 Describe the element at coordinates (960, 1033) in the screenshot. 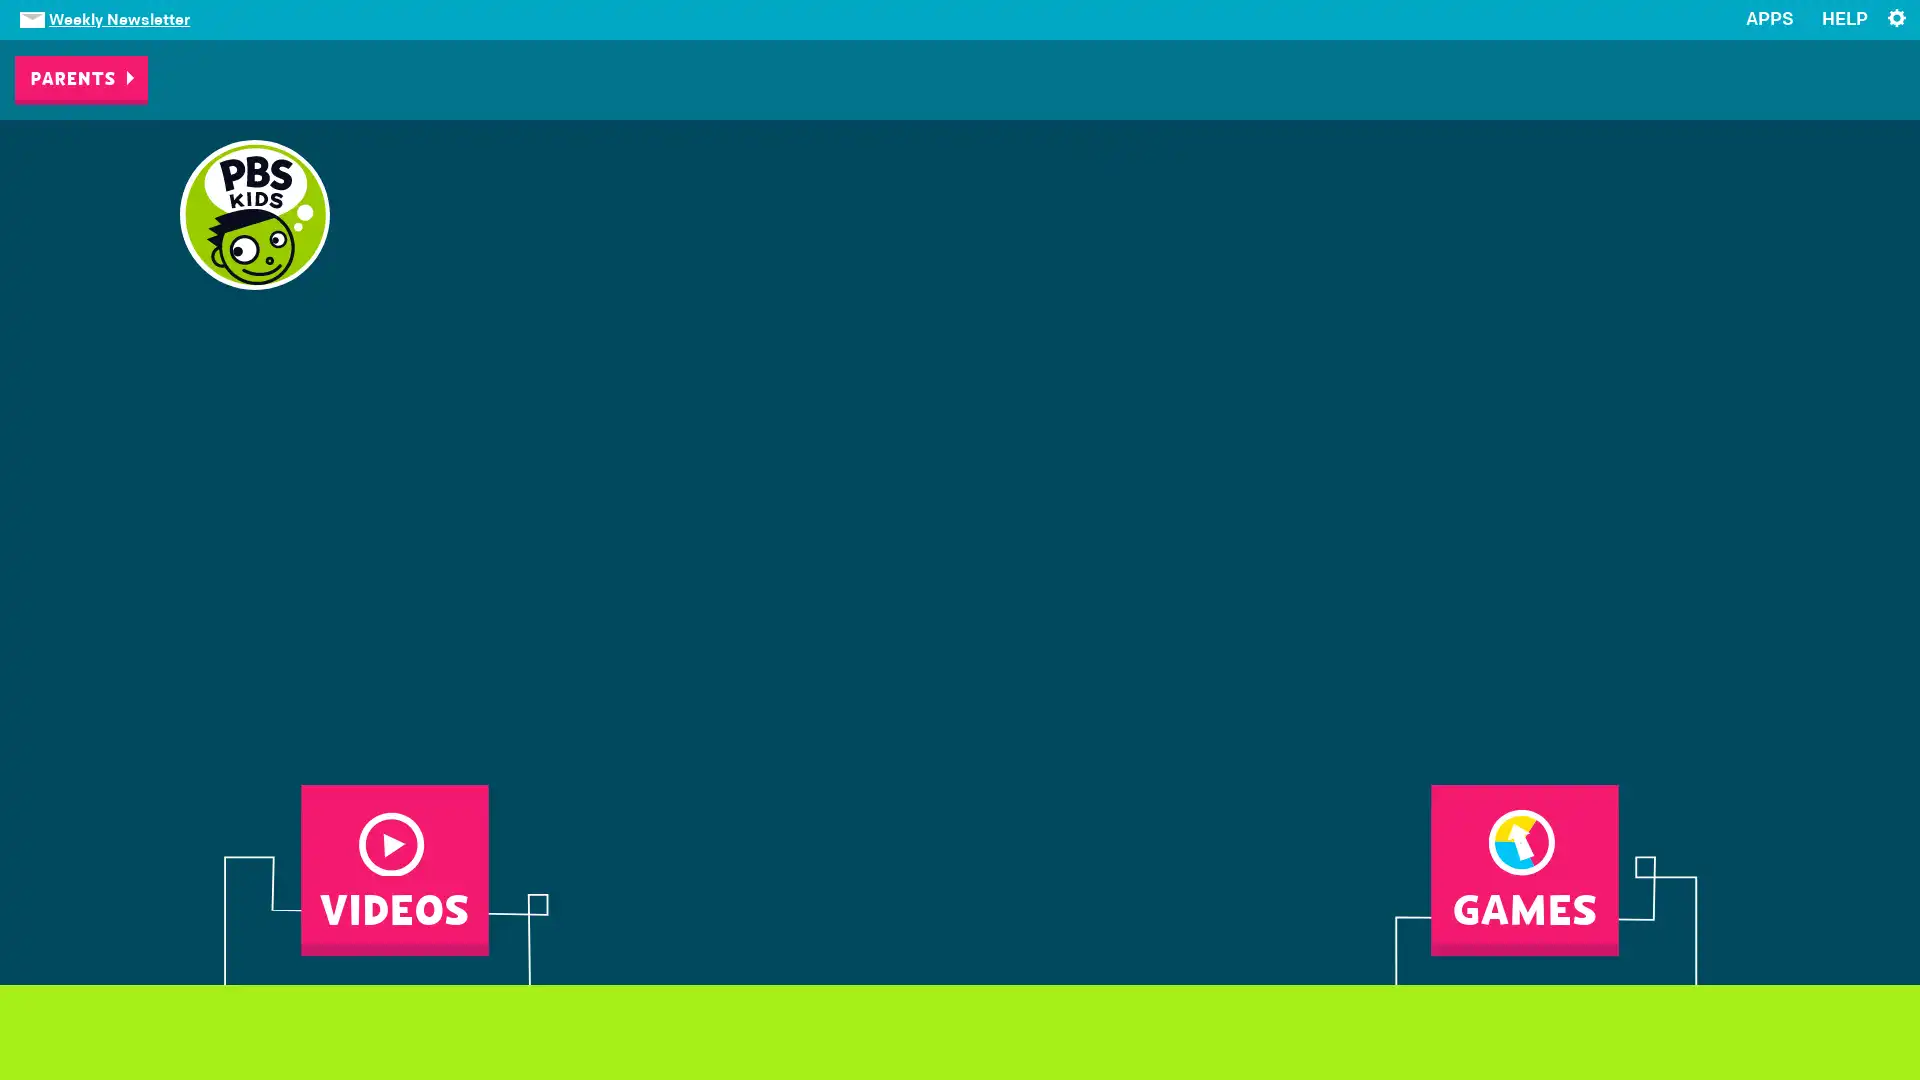

I see `NEXT FRAME` at that location.